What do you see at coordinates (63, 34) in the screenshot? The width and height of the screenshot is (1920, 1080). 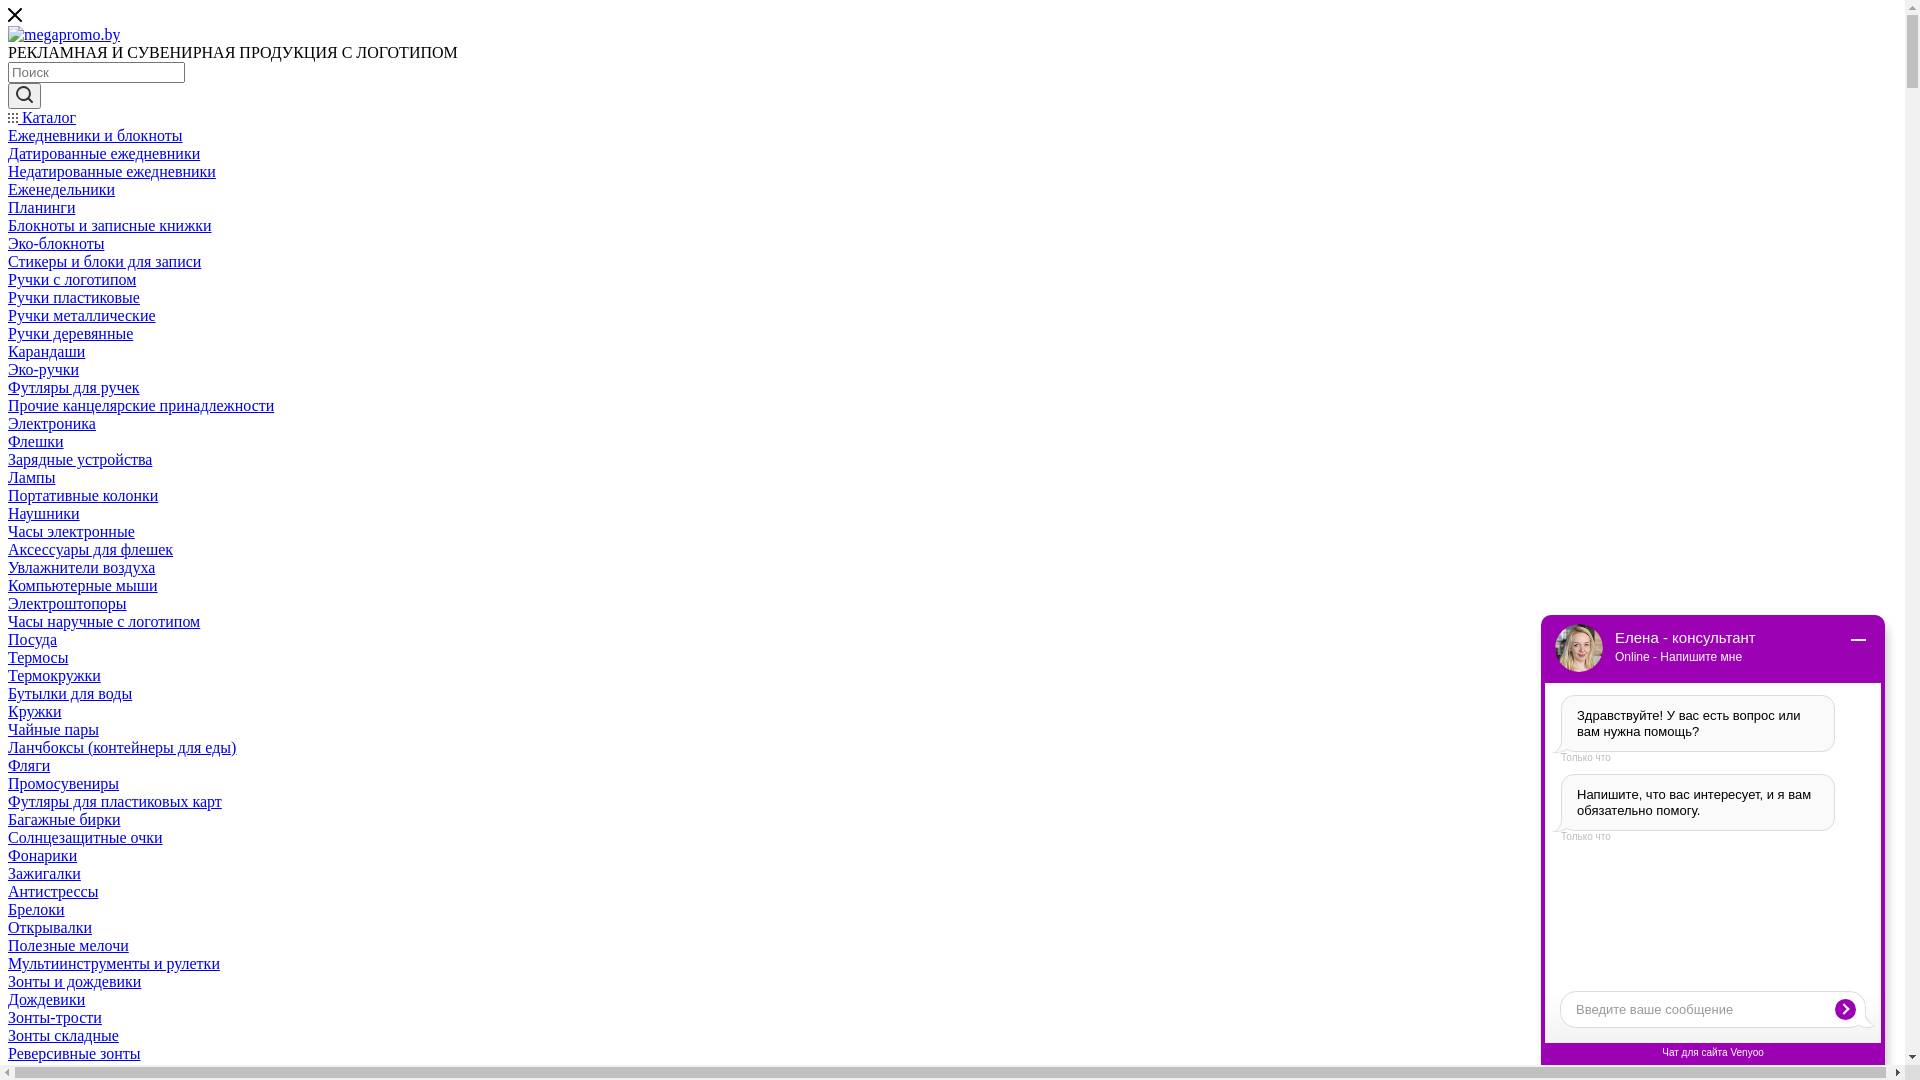 I see `'megapromo.by'` at bounding box center [63, 34].